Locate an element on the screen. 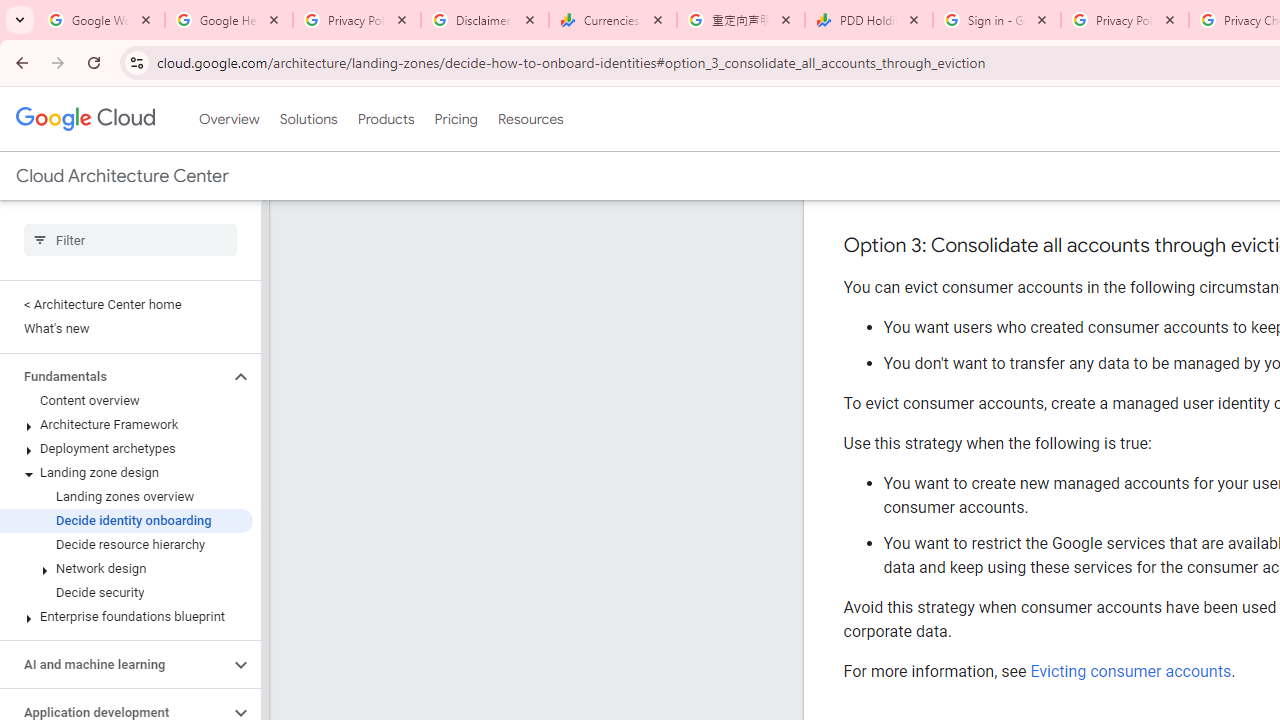 This screenshot has width=1280, height=720. 'Overview' is located at coordinates (229, 119).